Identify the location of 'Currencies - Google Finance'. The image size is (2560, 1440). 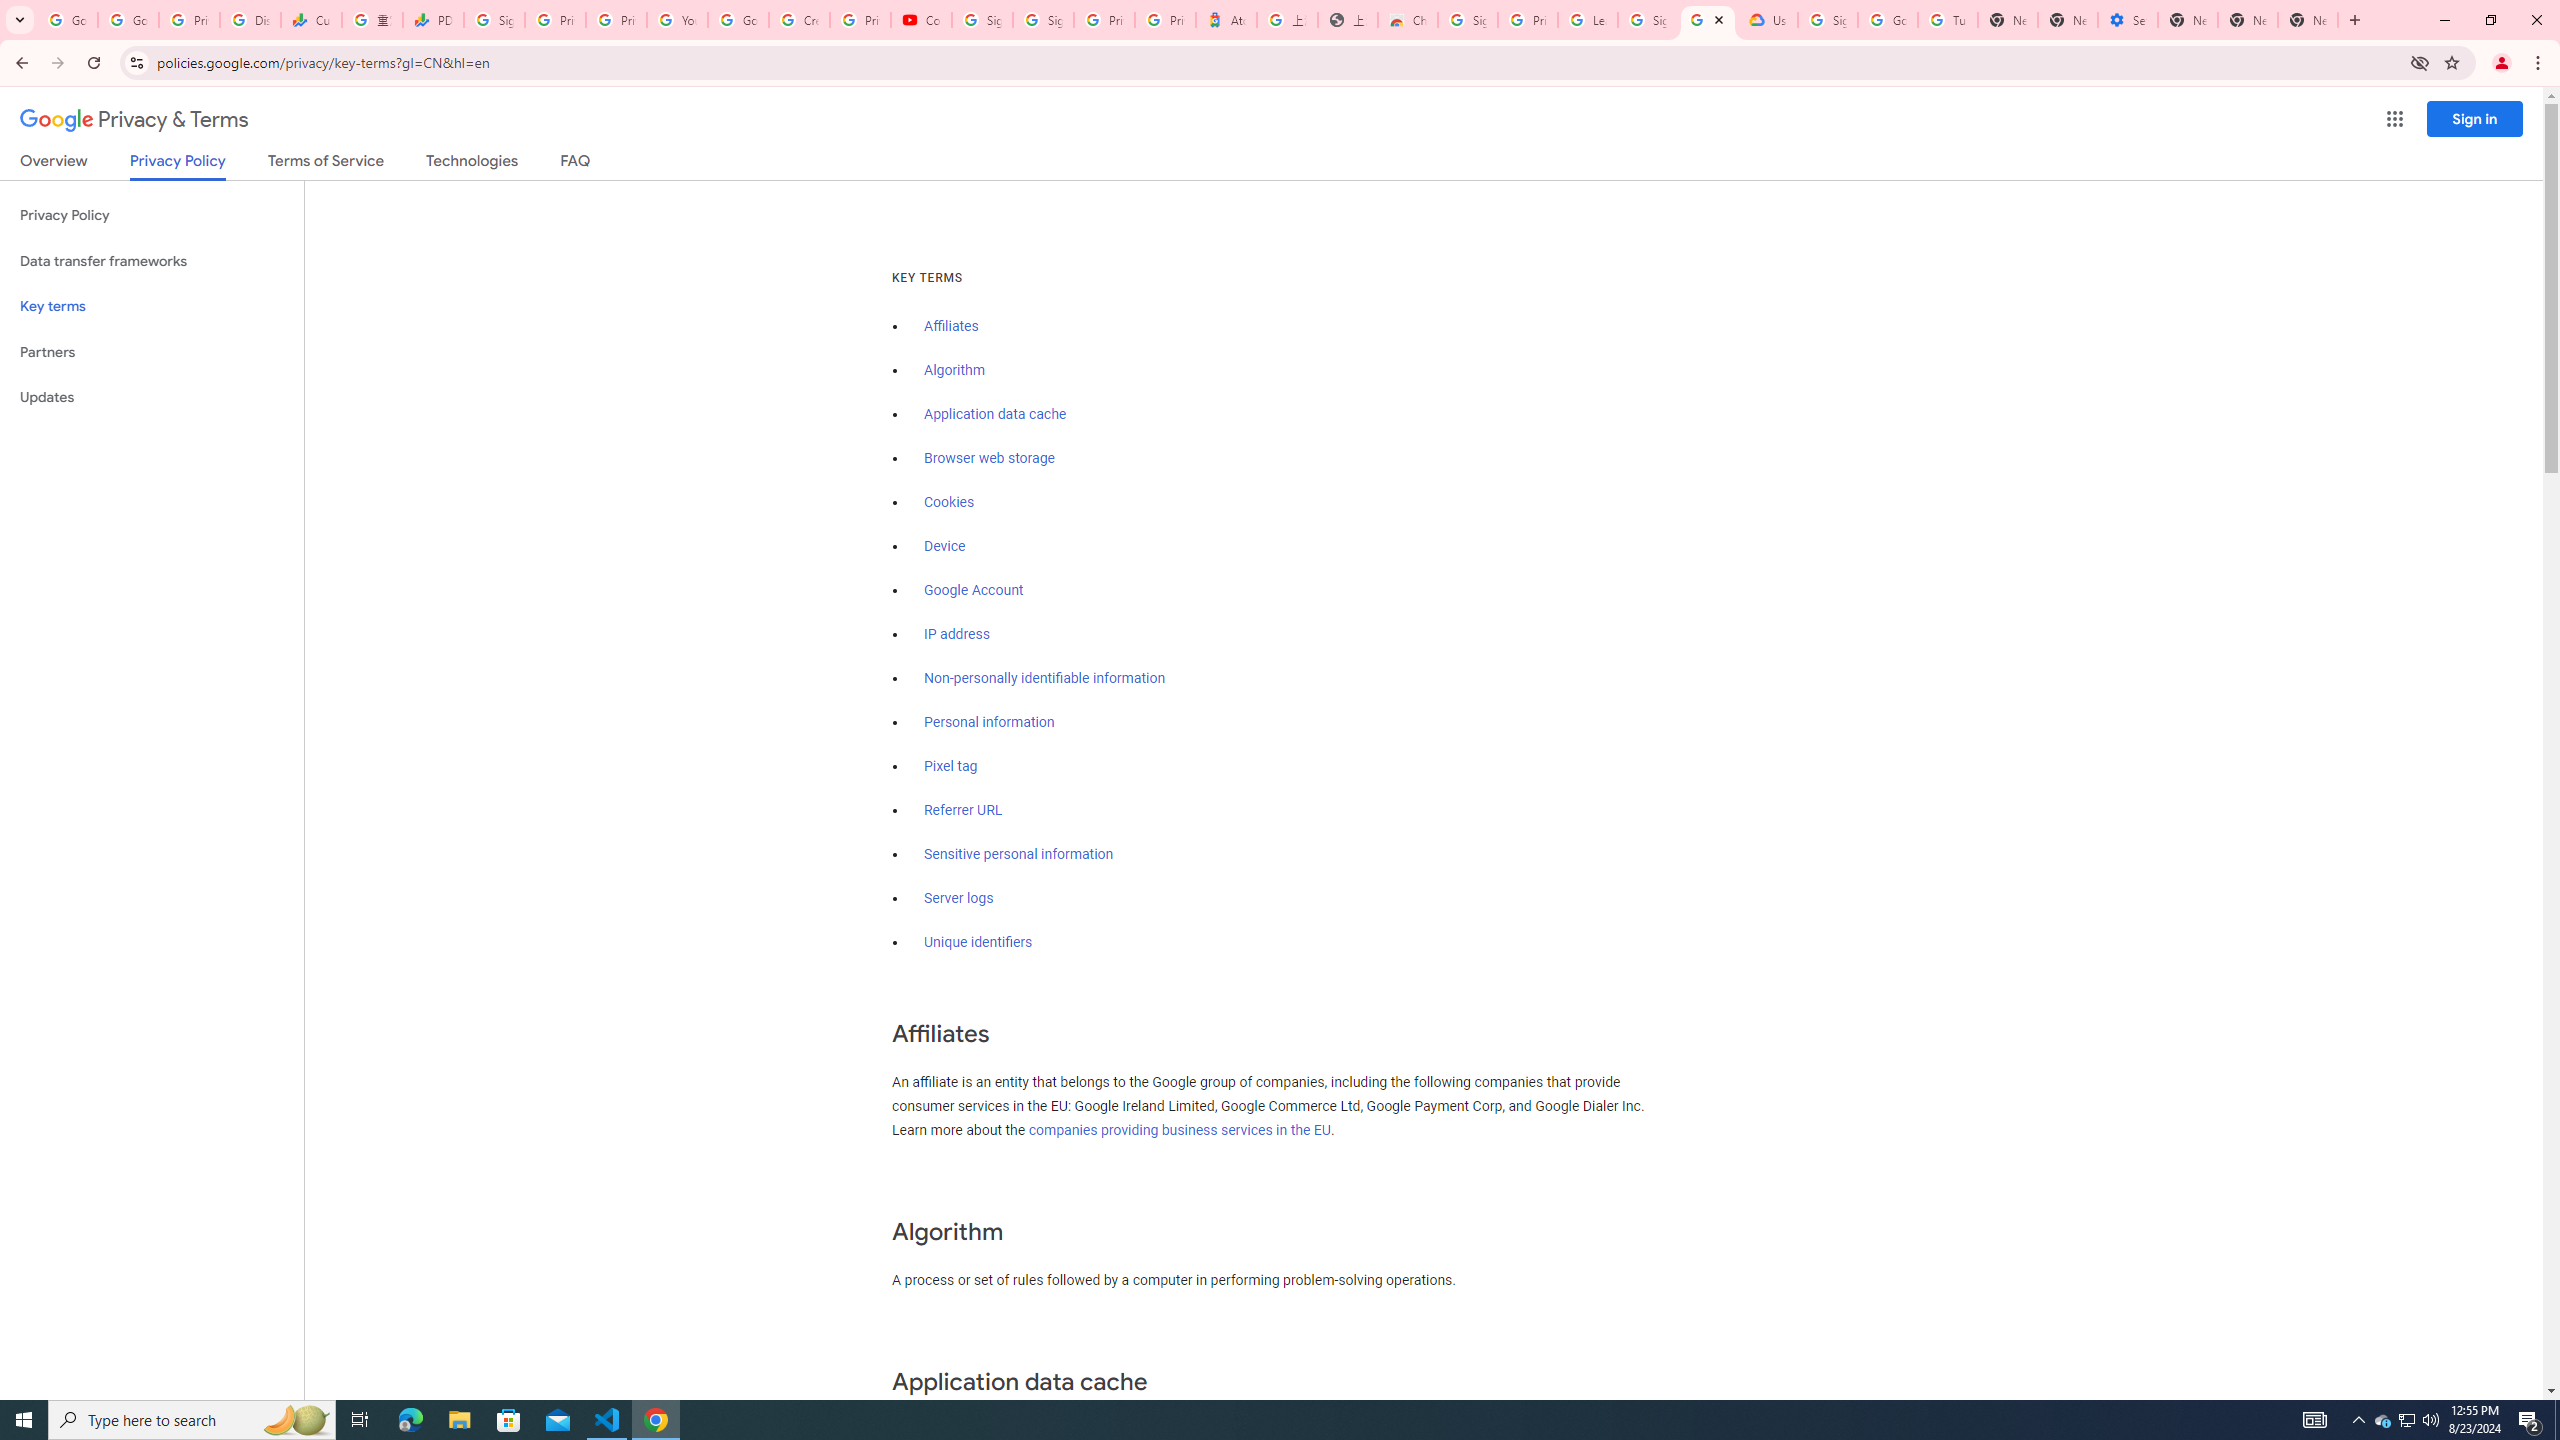
(310, 19).